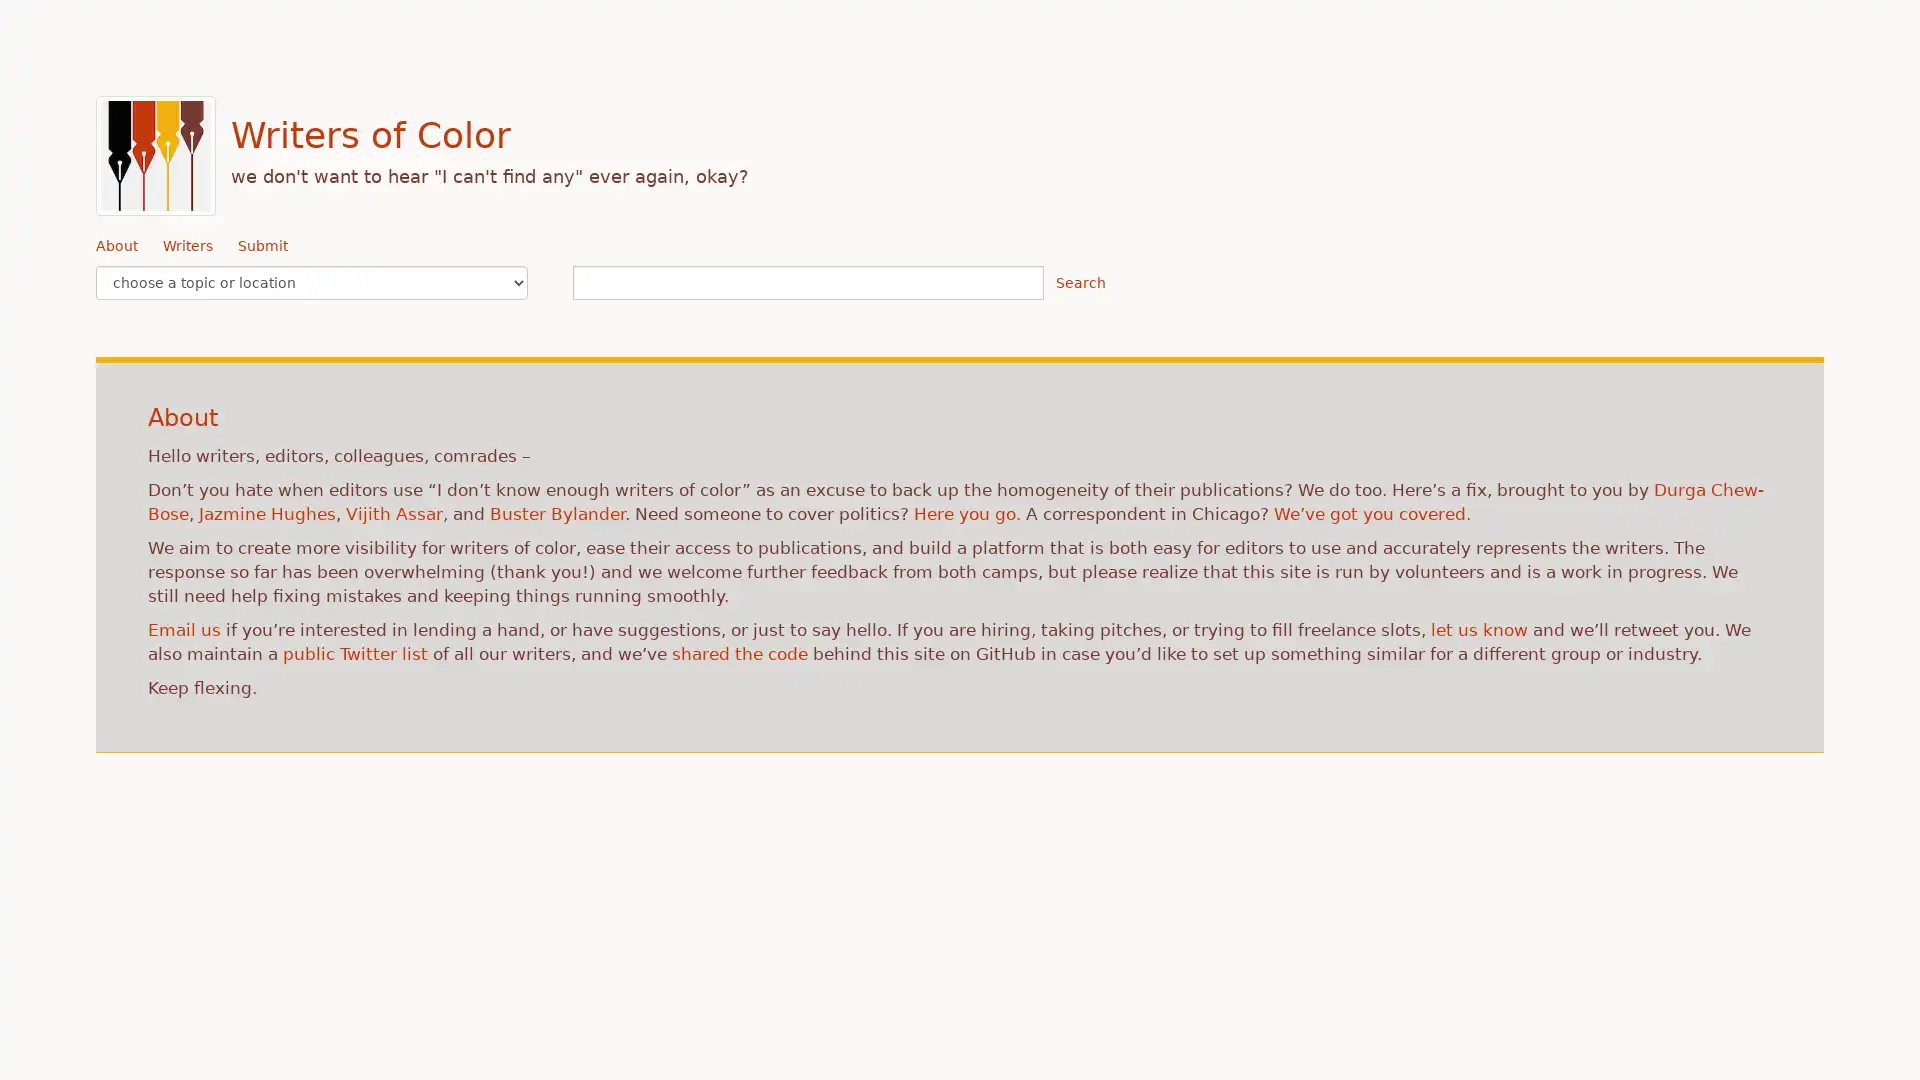 The height and width of the screenshot is (1080, 1920). What do you see at coordinates (1079, 282) in the screenshot?
I see `Search` at bounding box center [1079, 282].